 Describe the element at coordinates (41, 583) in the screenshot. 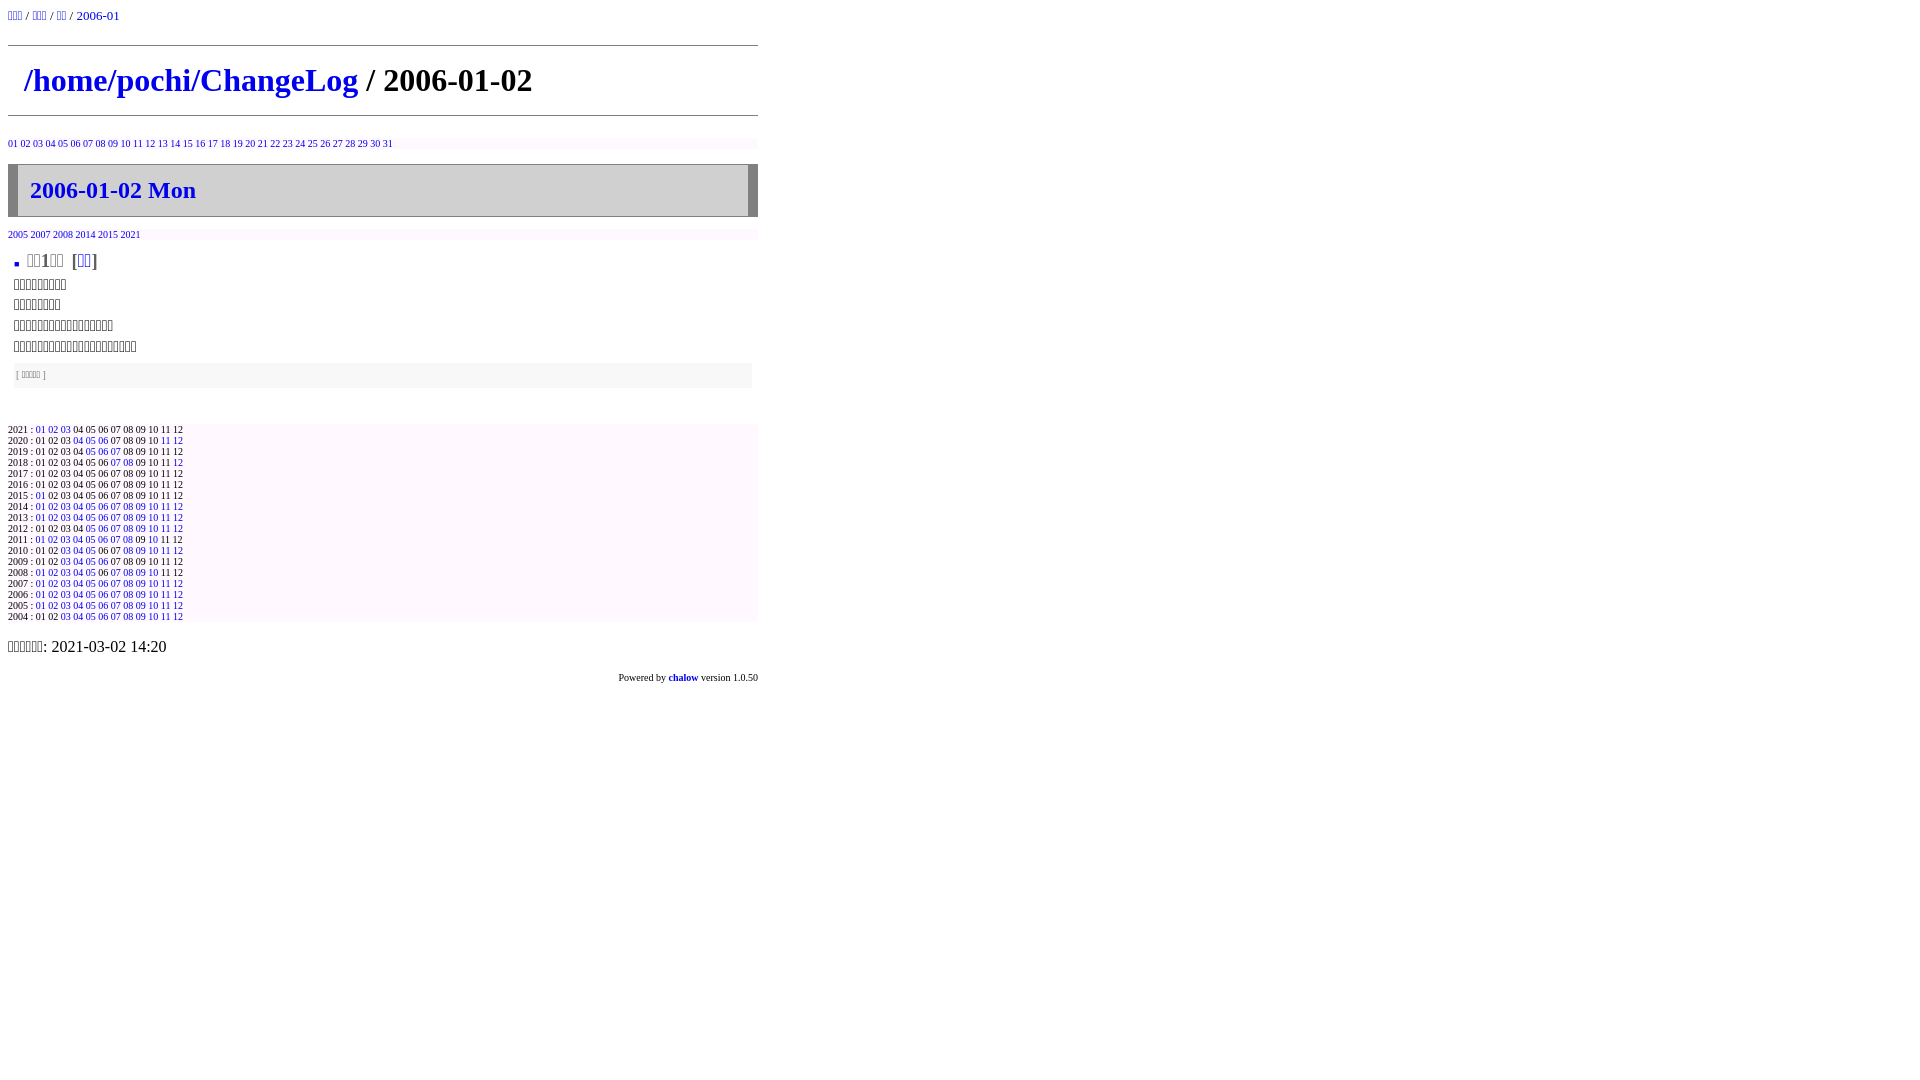

I see `'01'` at that location.